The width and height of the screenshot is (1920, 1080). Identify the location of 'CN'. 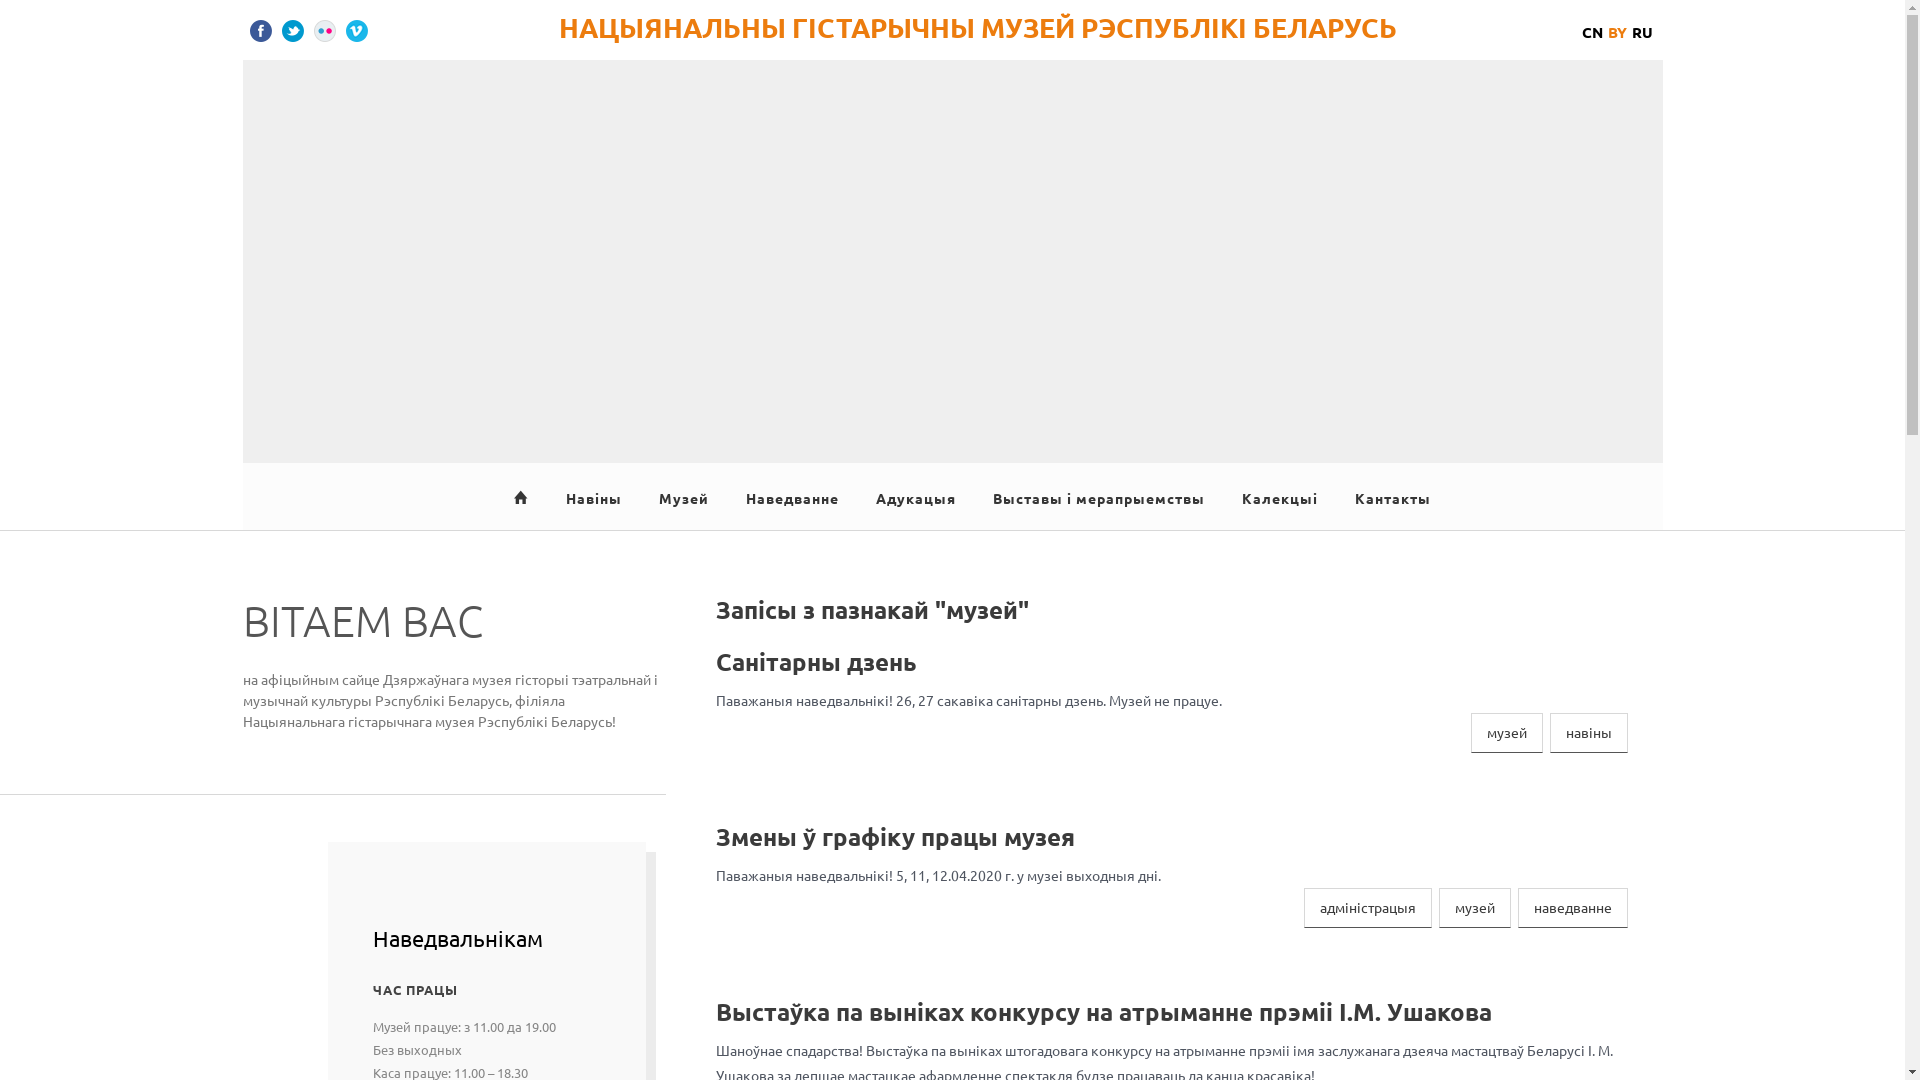
(1591, 31).